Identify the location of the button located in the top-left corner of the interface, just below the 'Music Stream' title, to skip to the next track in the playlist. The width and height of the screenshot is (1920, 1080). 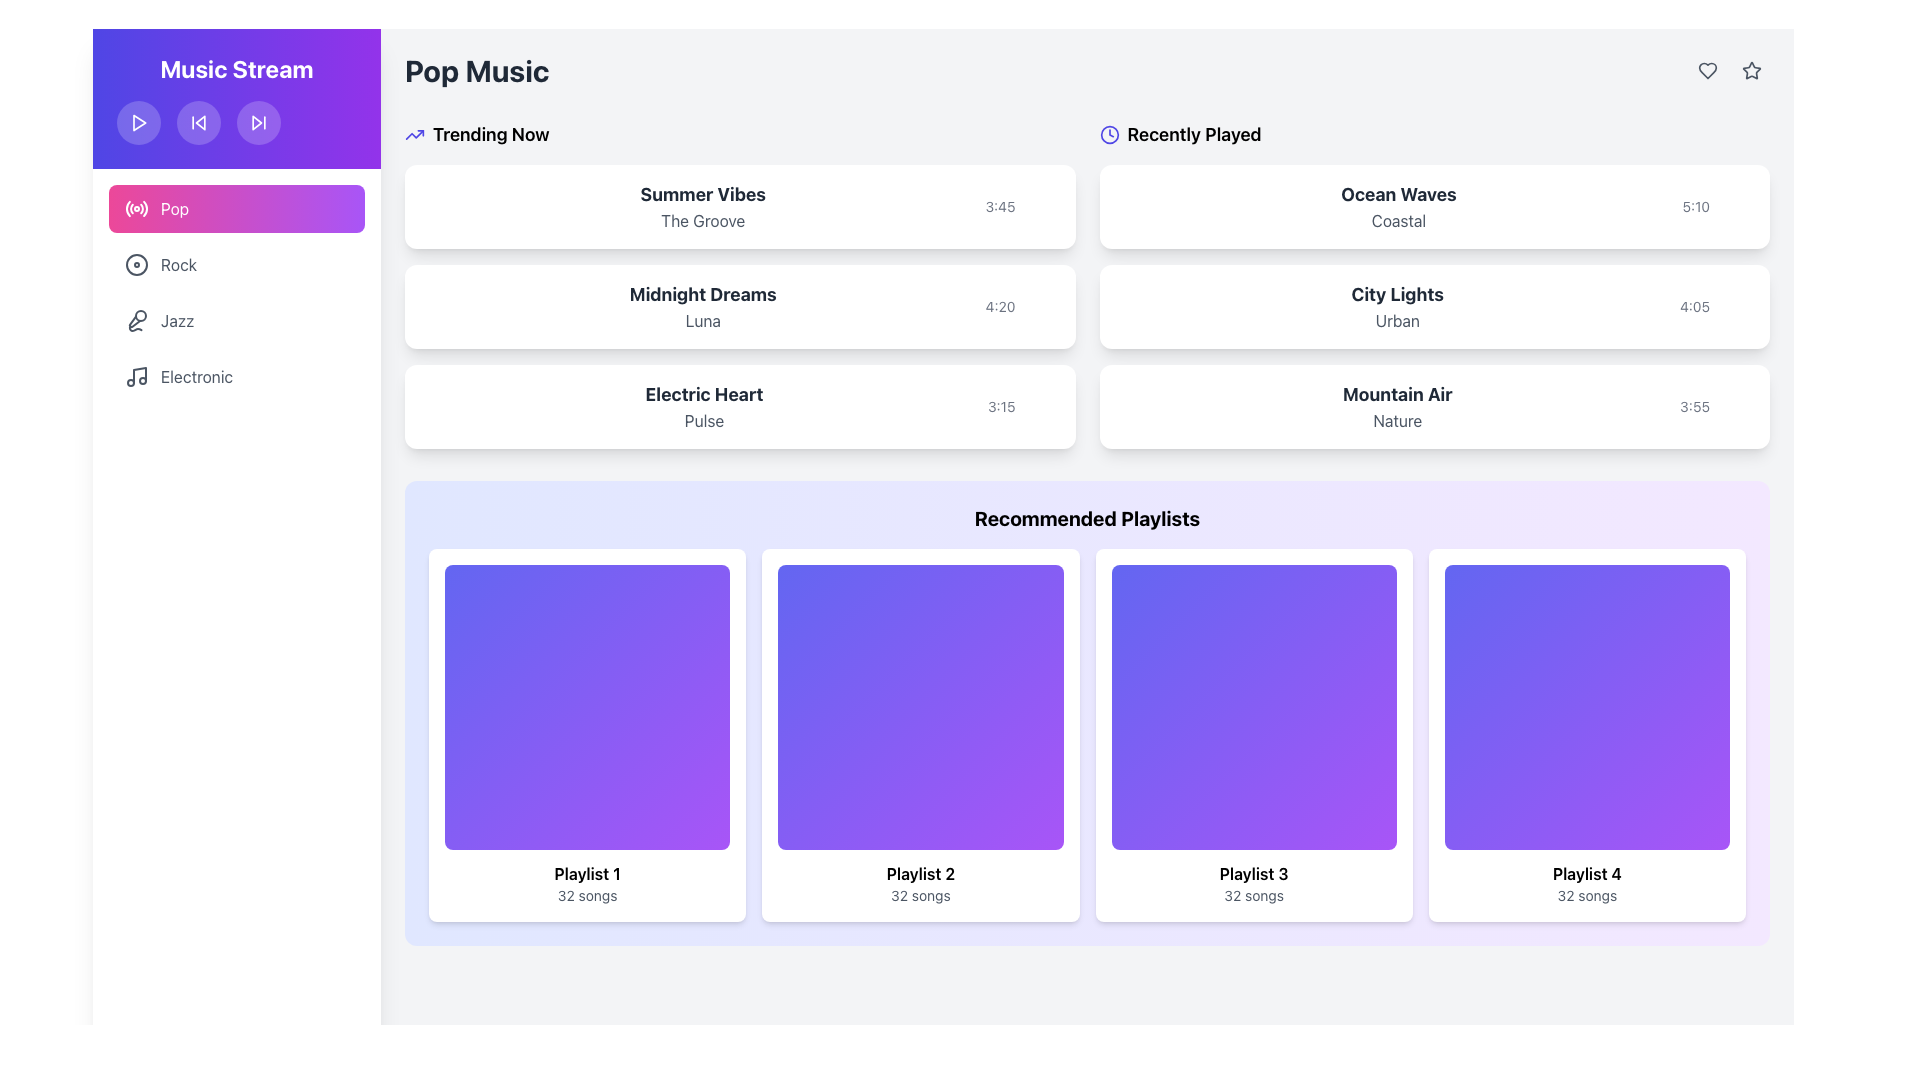
(258, 123).